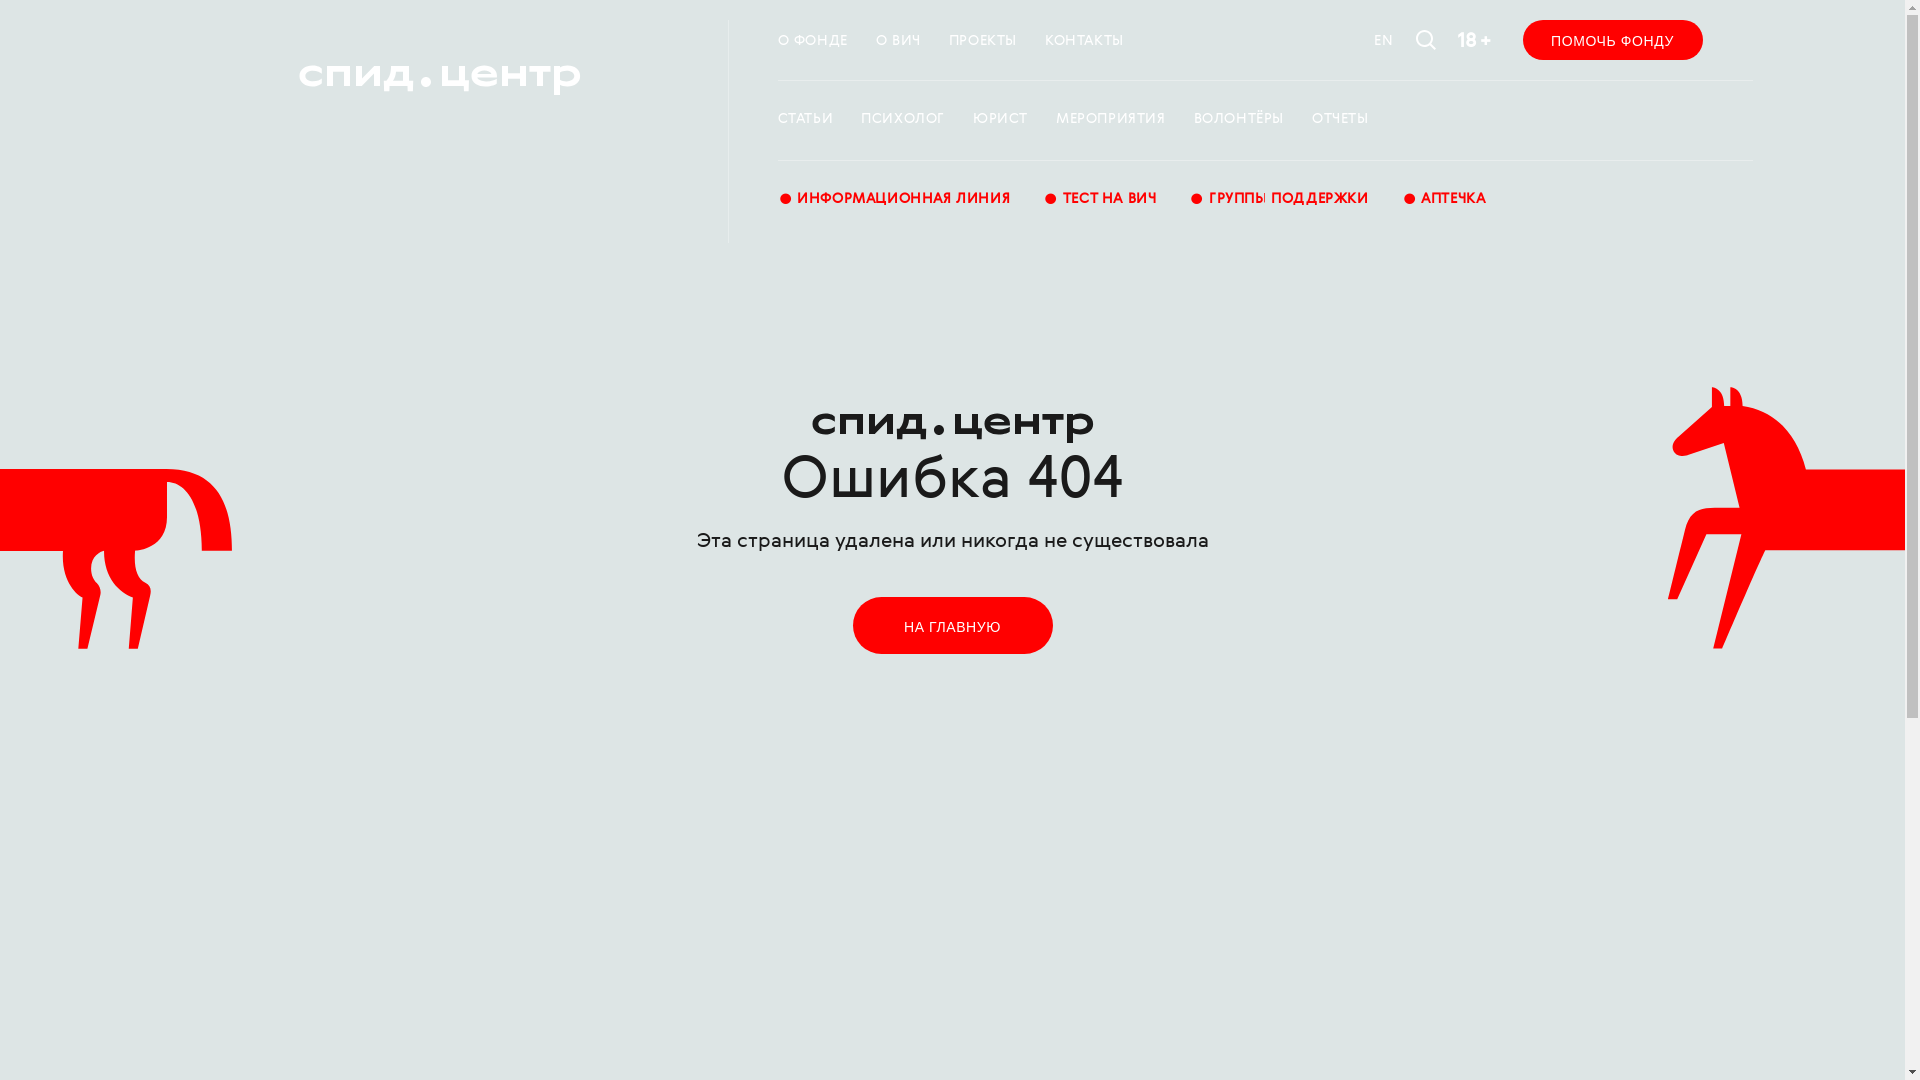 Image resolution: width=1920 pixels, height=1080 pixels. I want to click on 'EN', so click(1382, 41).